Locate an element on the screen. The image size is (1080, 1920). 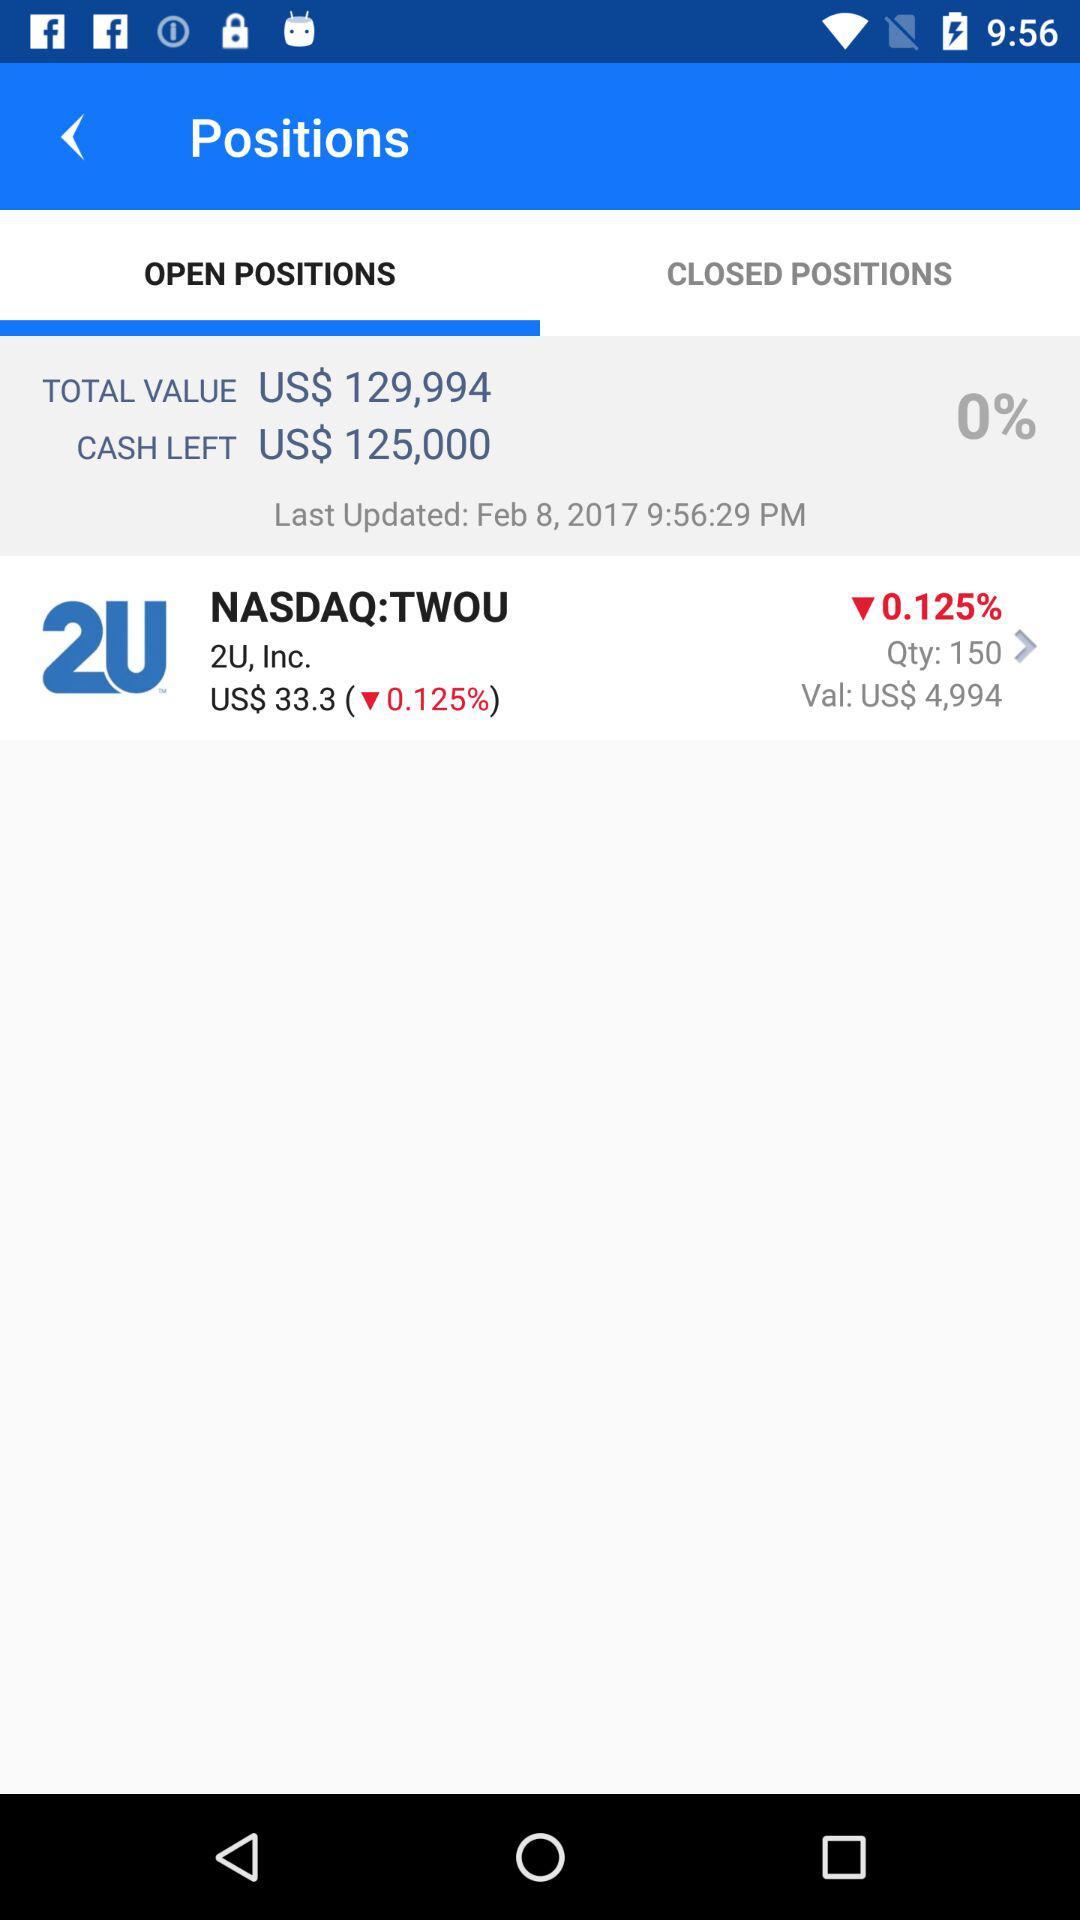
icon to the left of the positions item is located at coordinates (72, 135).